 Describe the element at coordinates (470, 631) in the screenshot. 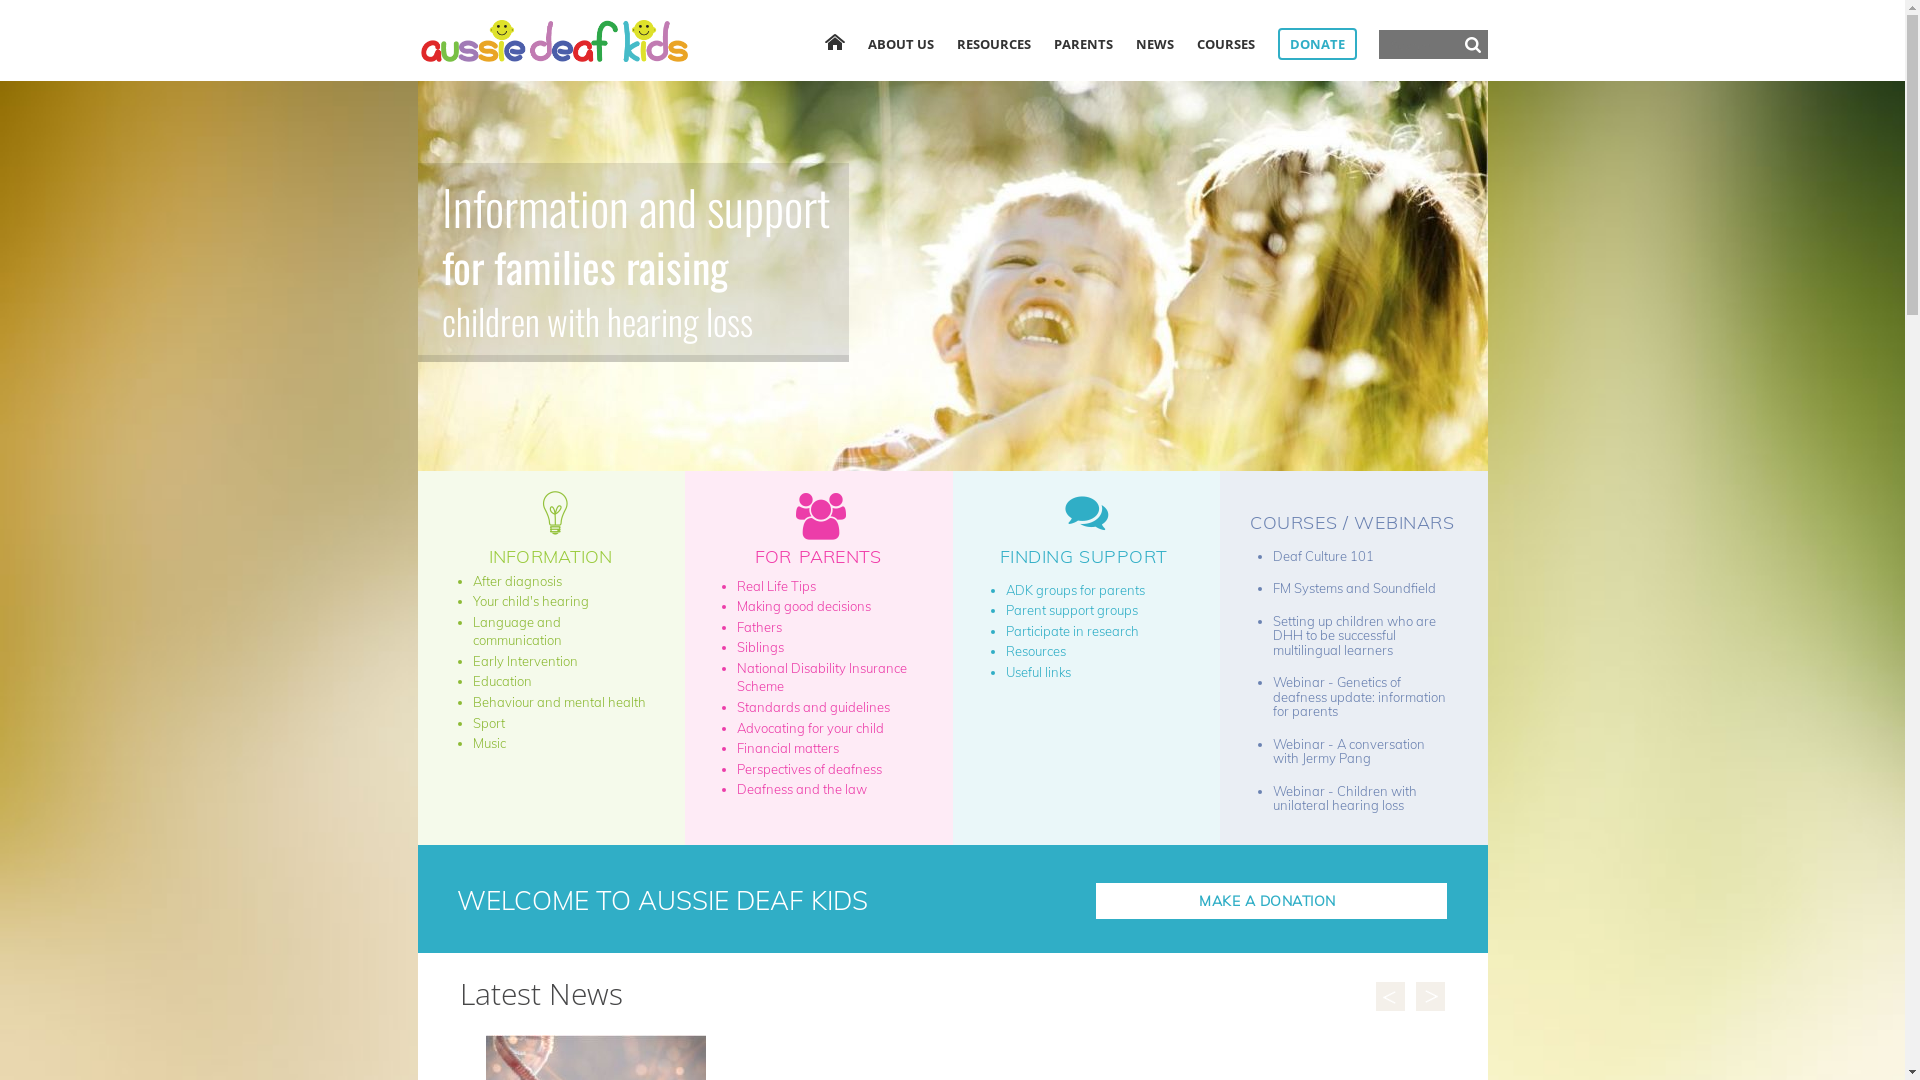

I see `'Language and communication'` at that location.